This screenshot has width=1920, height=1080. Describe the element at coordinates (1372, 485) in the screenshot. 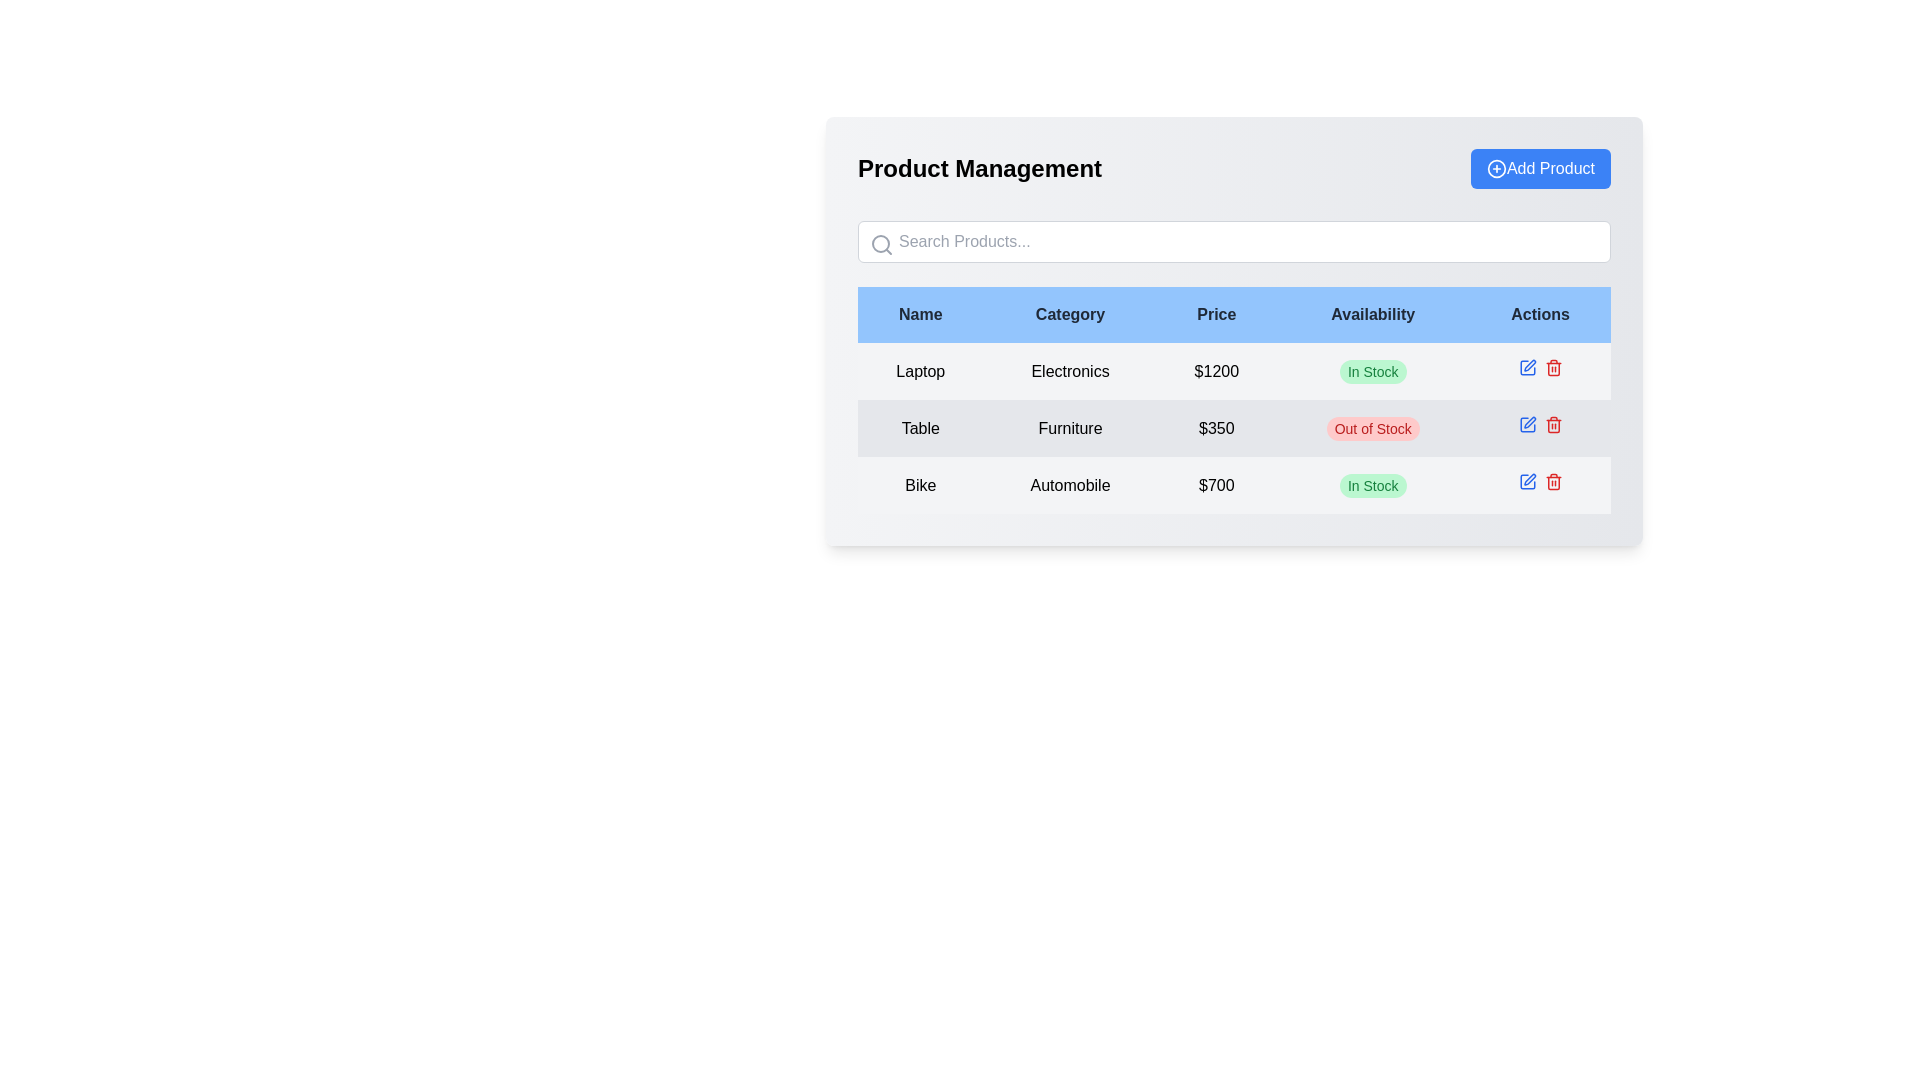

I see `the availability status label in the last row of the table for the 'Automobile' category item priced at $700, indicating it is currently in stock` at that location.